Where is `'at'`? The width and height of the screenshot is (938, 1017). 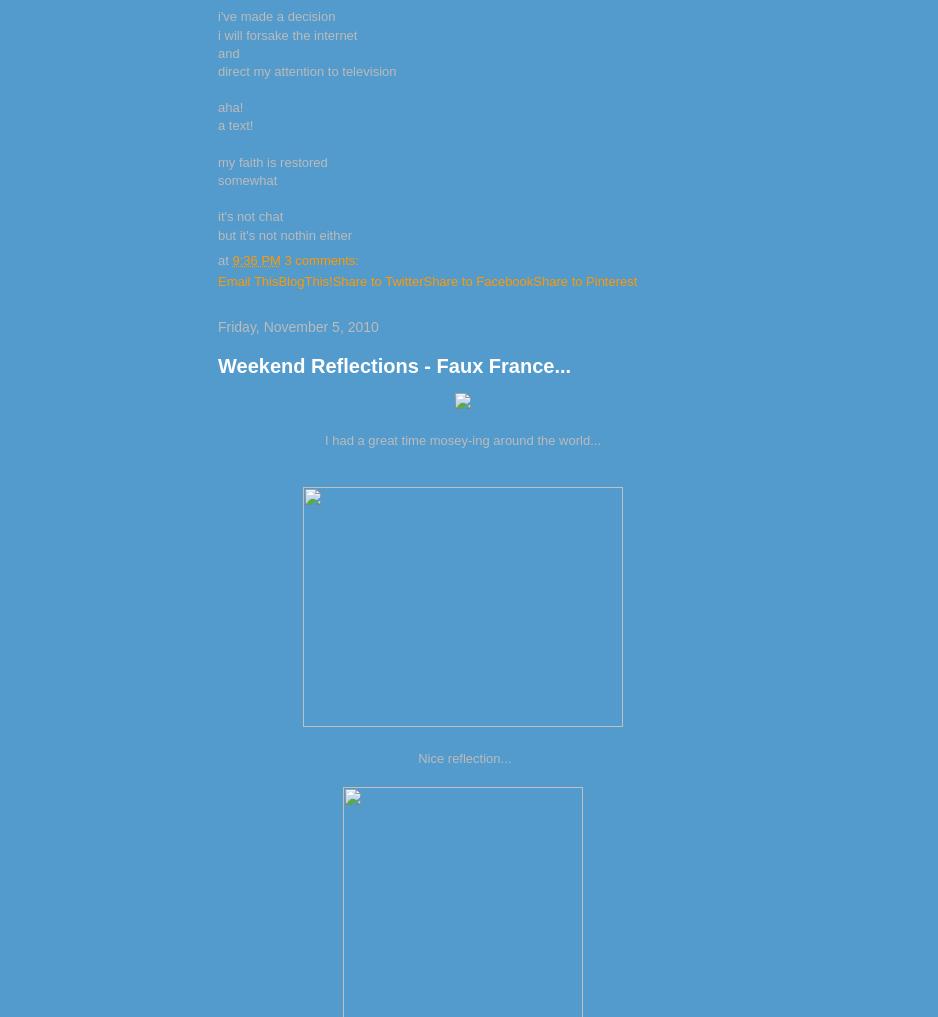 'at' is located at coordinates (225, 259).